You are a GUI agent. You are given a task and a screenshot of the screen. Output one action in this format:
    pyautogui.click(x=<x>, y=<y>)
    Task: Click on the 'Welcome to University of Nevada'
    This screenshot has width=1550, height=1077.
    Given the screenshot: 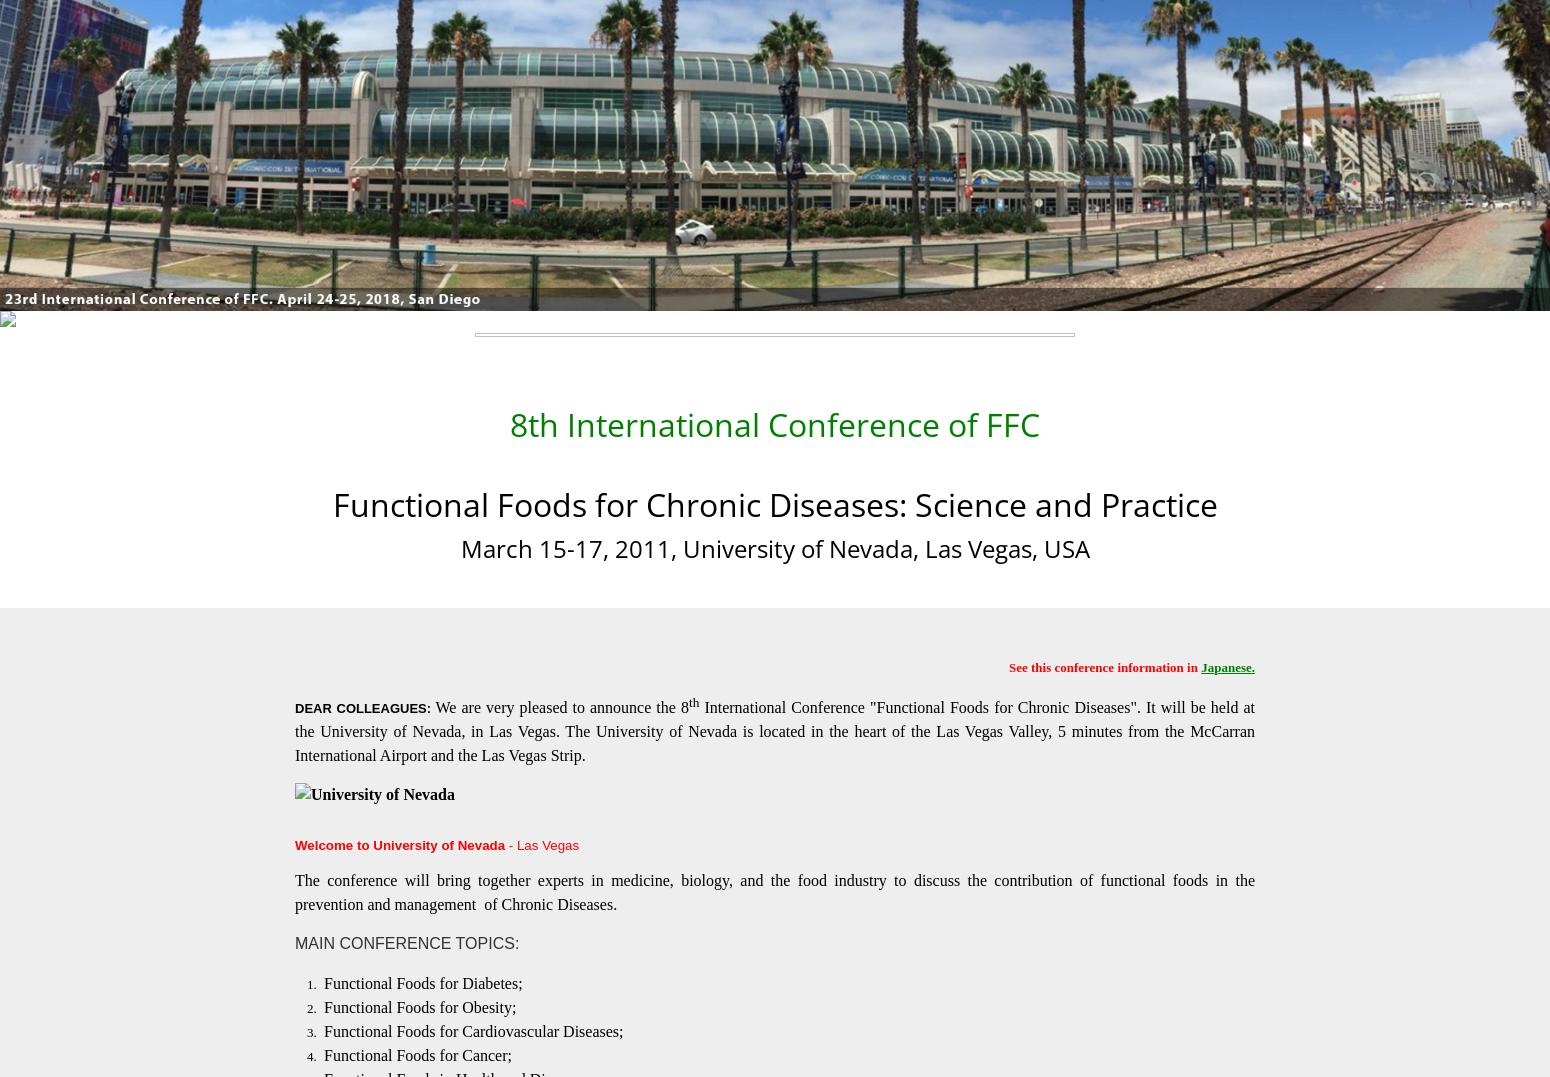 What is the action you would take?
    pyautogui.click(x=400, y=843)
    